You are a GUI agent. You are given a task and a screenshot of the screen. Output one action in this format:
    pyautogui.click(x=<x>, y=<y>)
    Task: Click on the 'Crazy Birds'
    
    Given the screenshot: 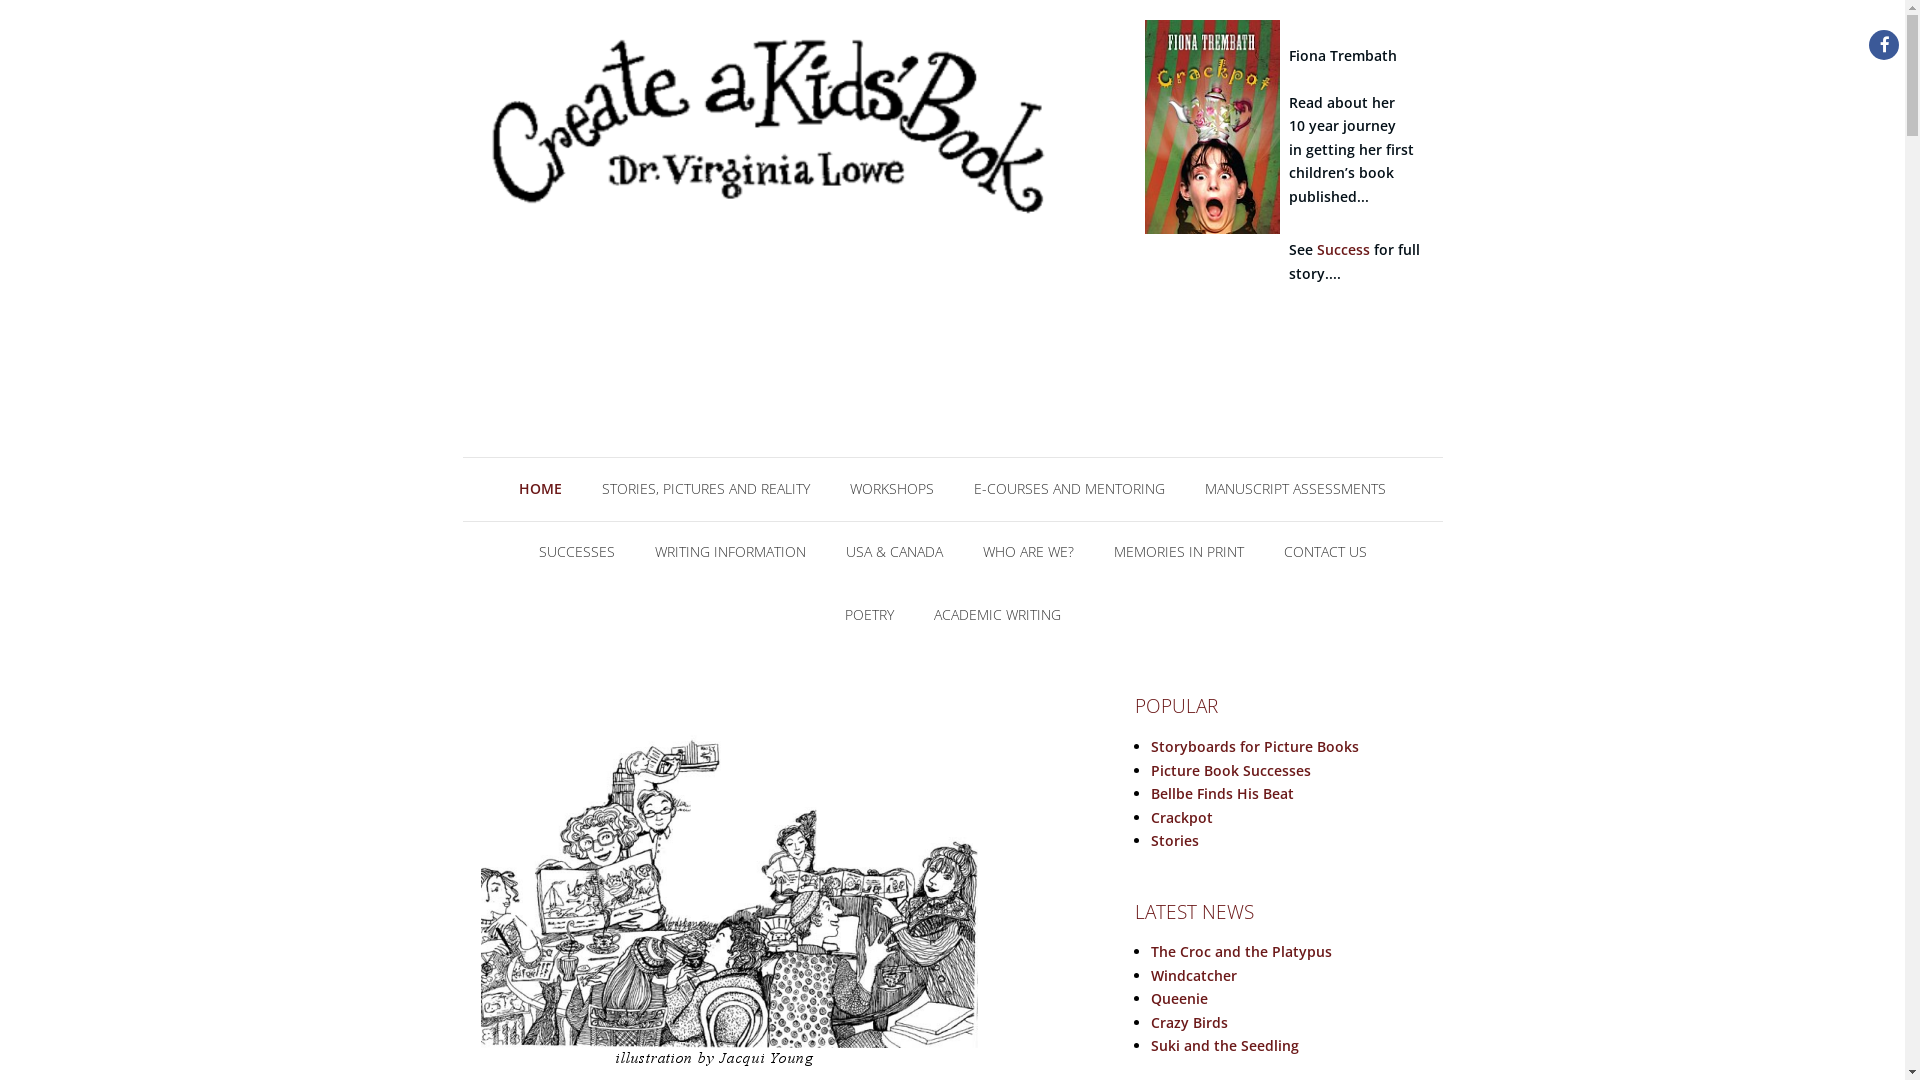 What is the action you would take?
    pyautogui.click(x=1151, y=1022)
    